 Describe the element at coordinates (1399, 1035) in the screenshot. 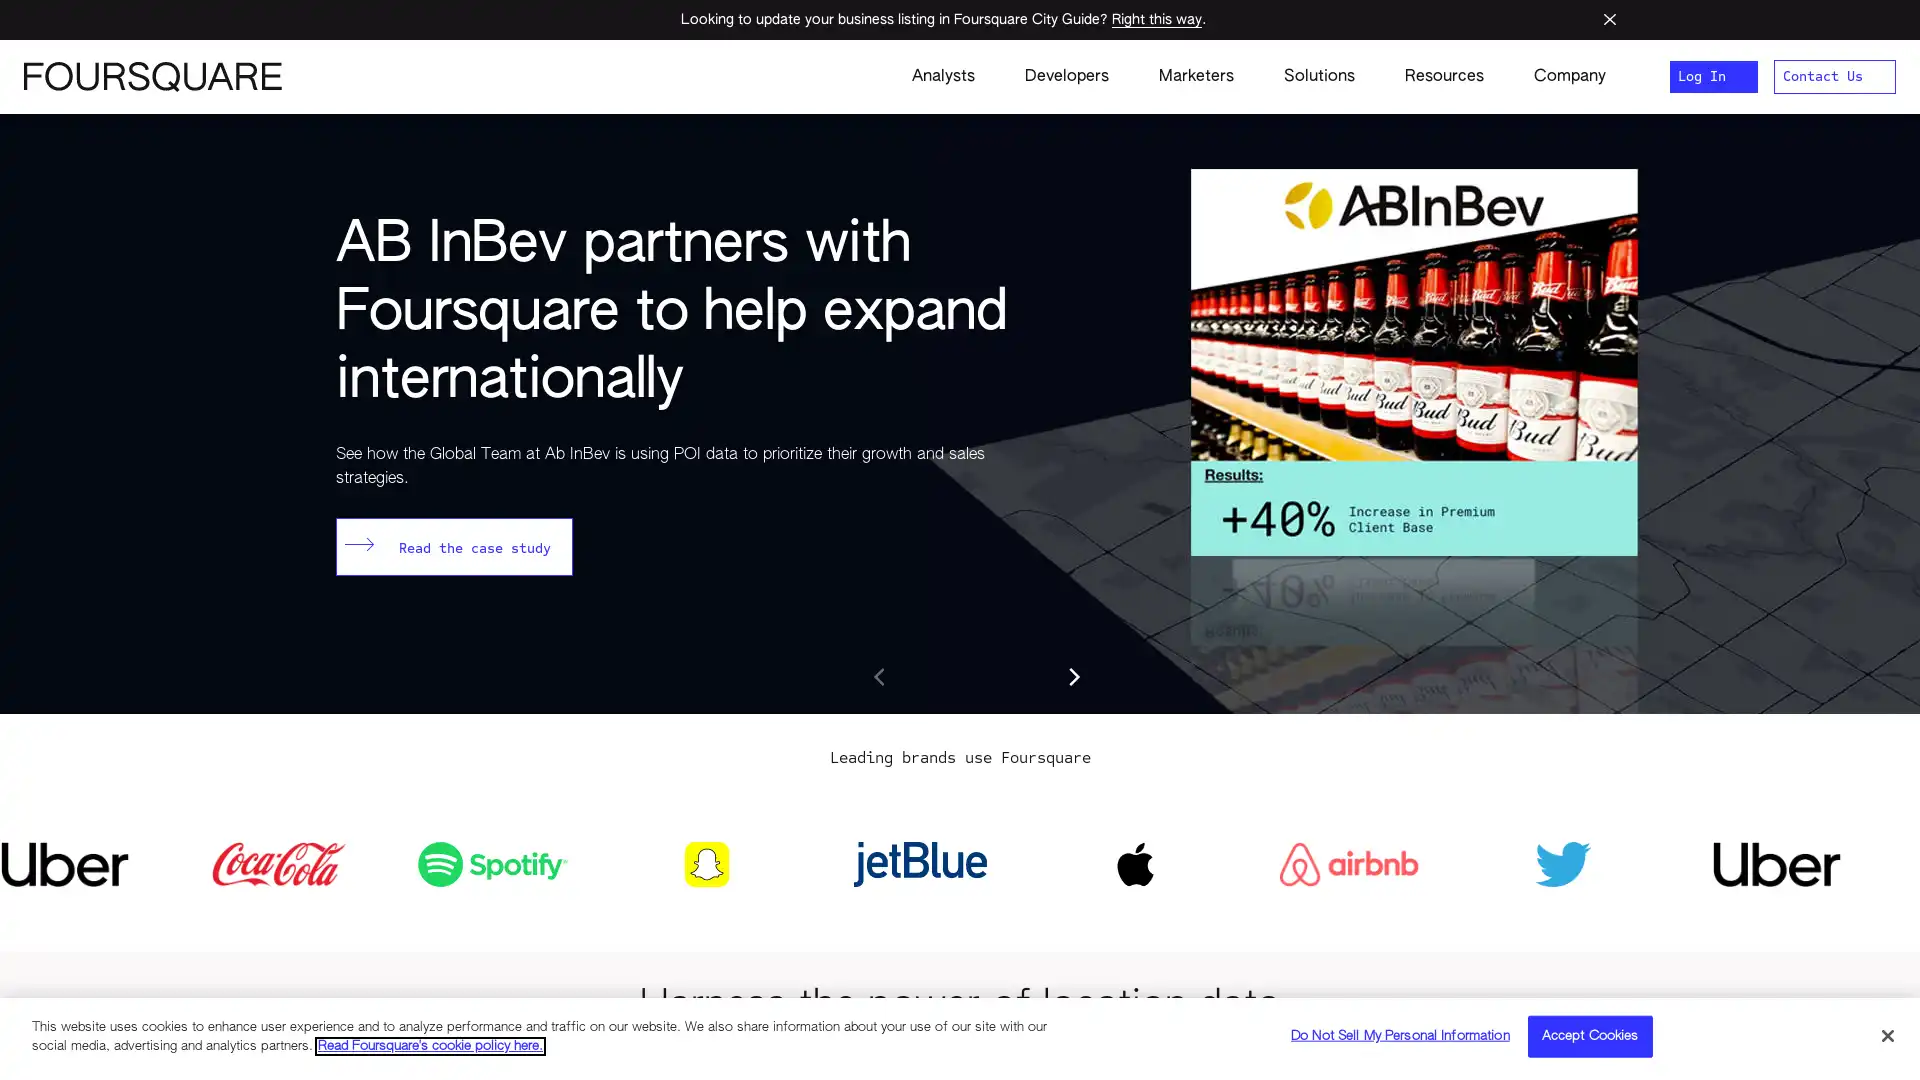

I see `Do Not Sell My Personal Information` at that location.